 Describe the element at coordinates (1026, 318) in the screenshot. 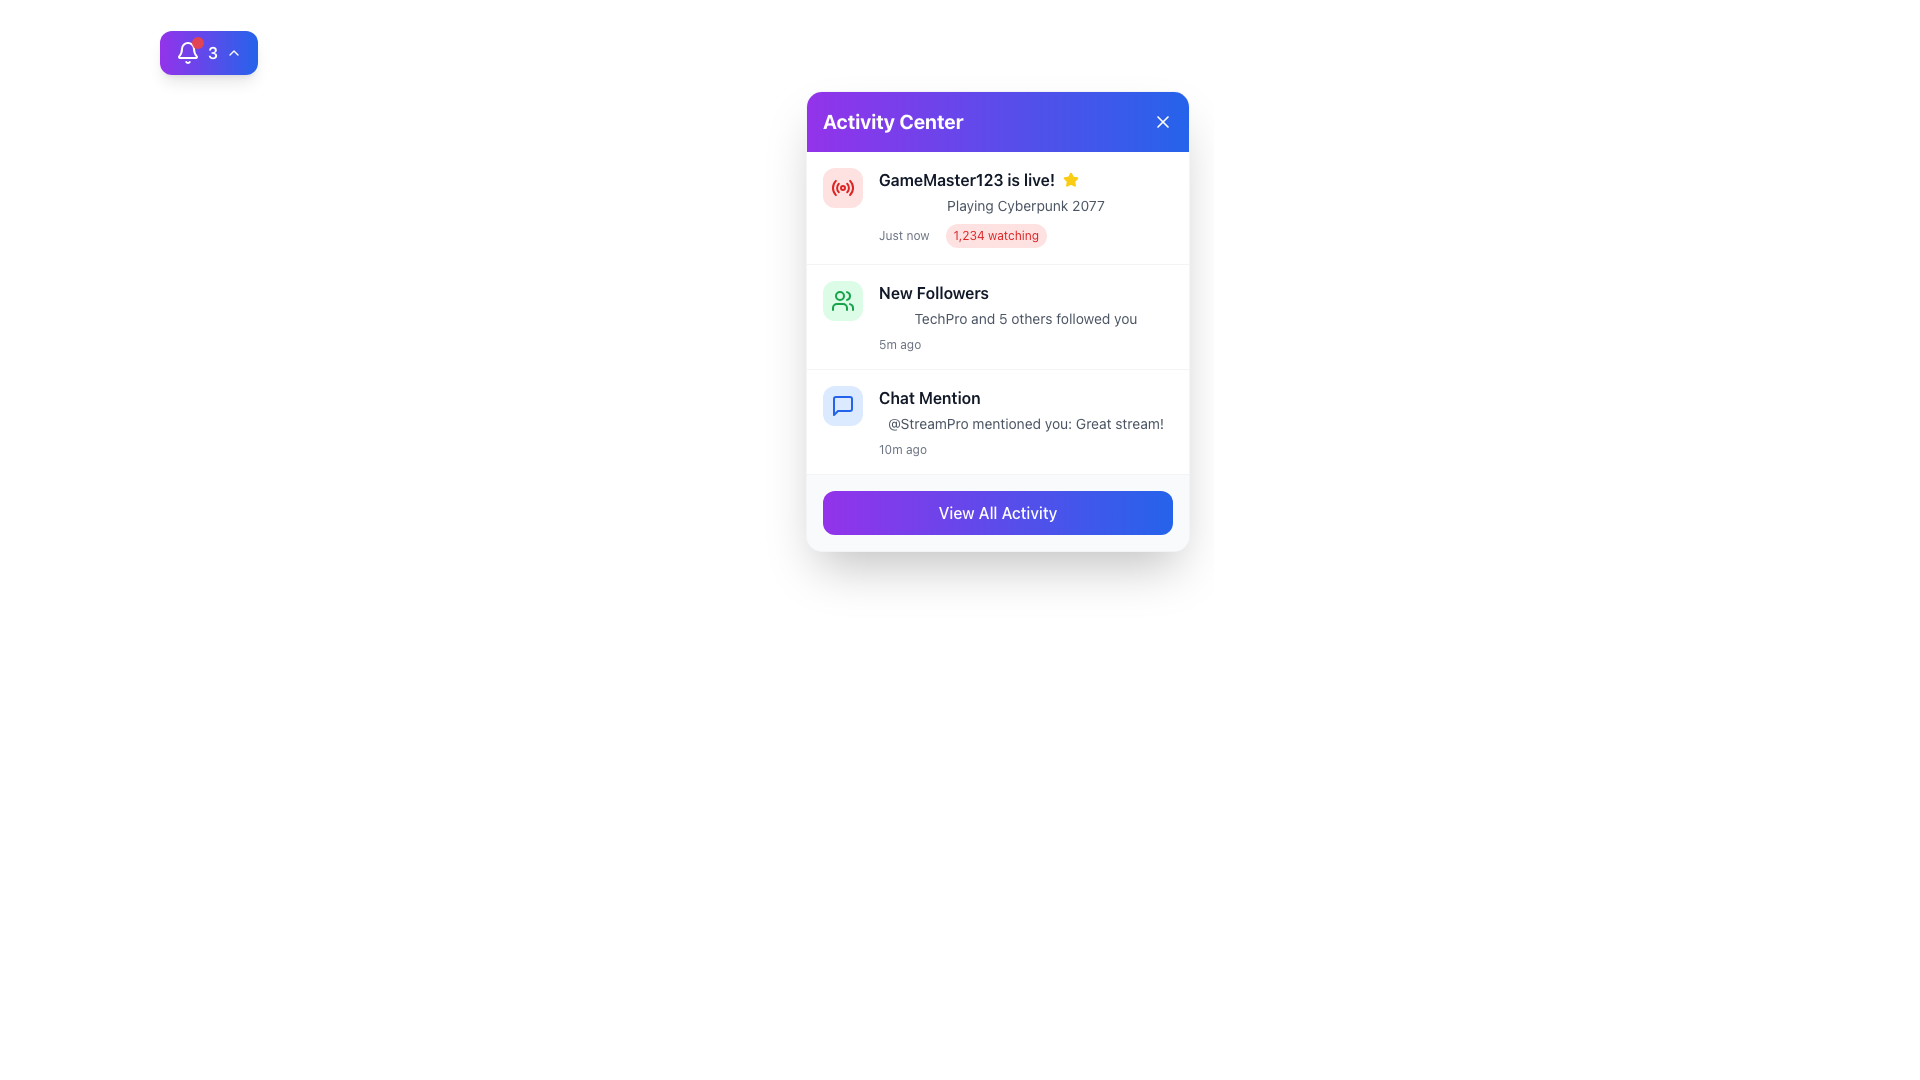

I see `the notification text label indicating new followers in the 'Activity Center' dialog, located below the 'New Followers' label and above the '5m ago' time indicator` at that location.